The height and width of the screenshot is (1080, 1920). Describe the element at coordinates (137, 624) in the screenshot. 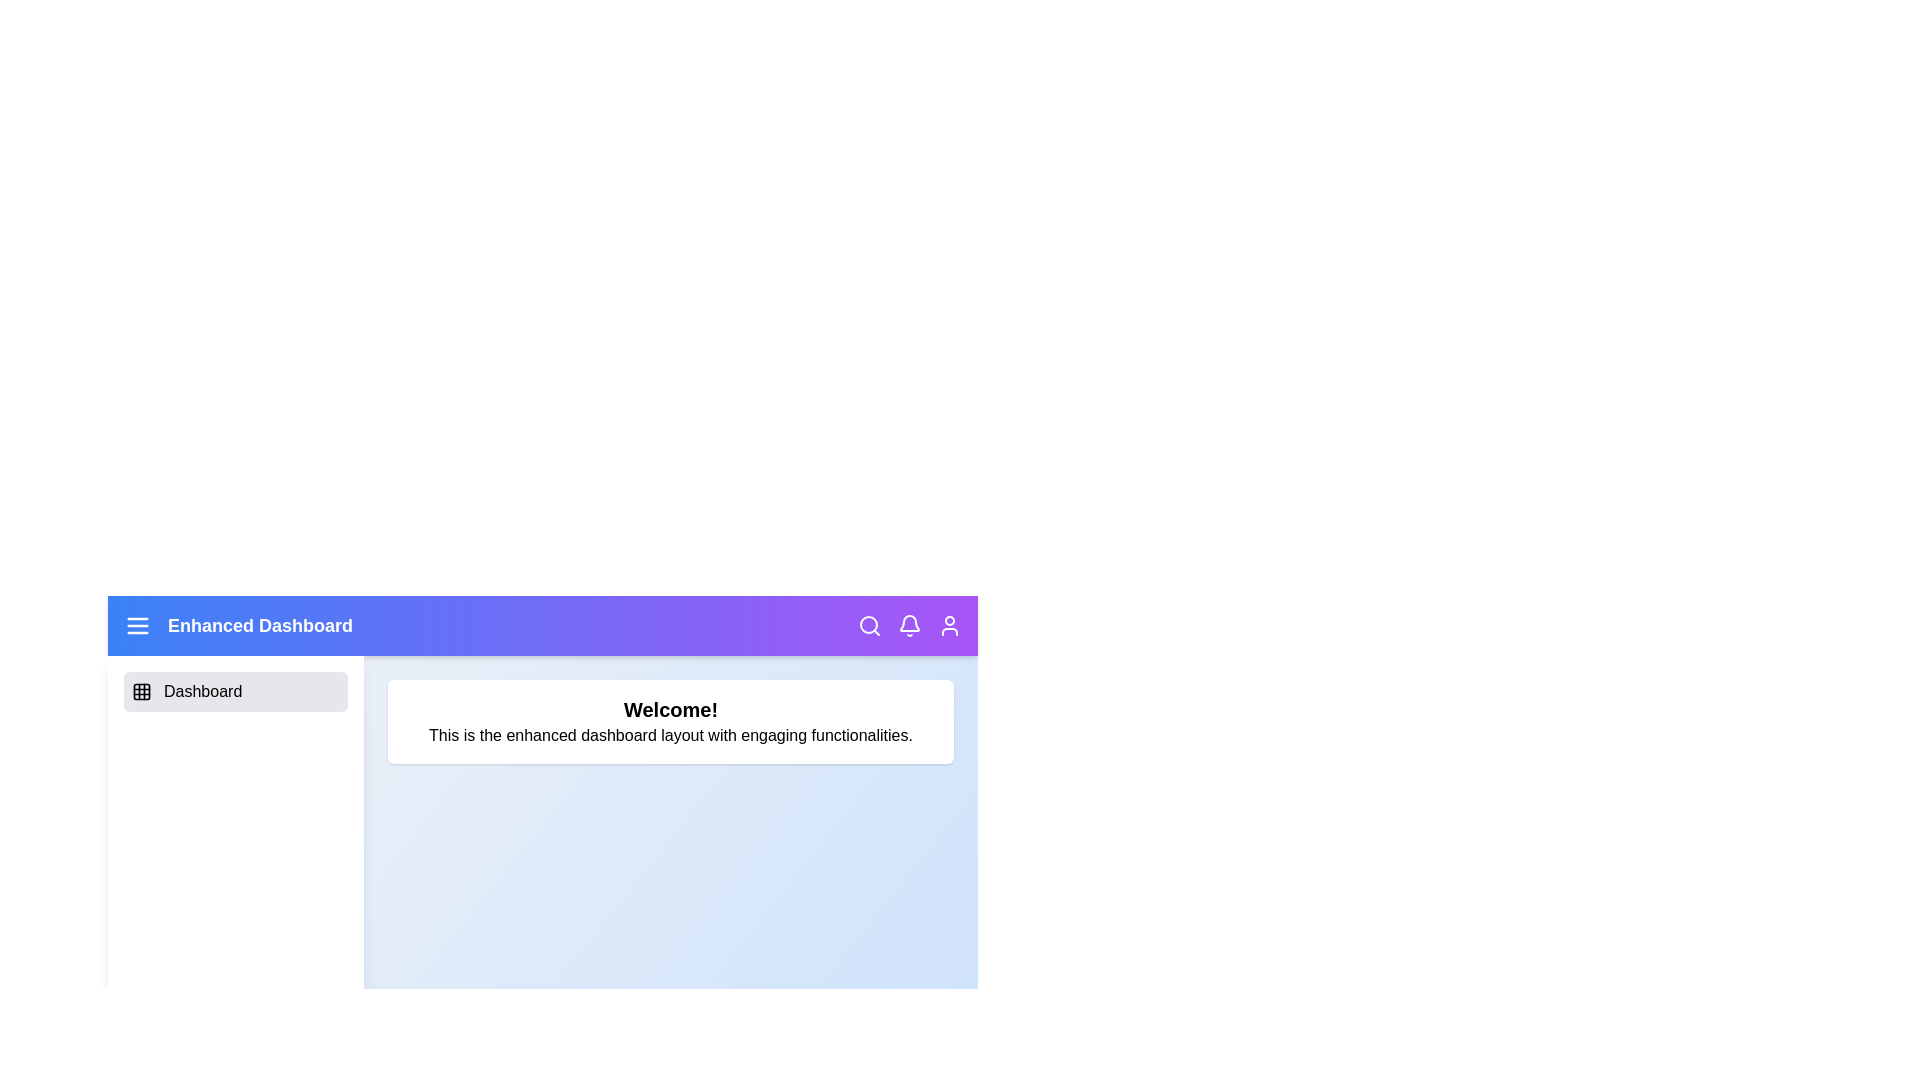

I see `the menu icon to toggle the sidebar visibility` at that location.